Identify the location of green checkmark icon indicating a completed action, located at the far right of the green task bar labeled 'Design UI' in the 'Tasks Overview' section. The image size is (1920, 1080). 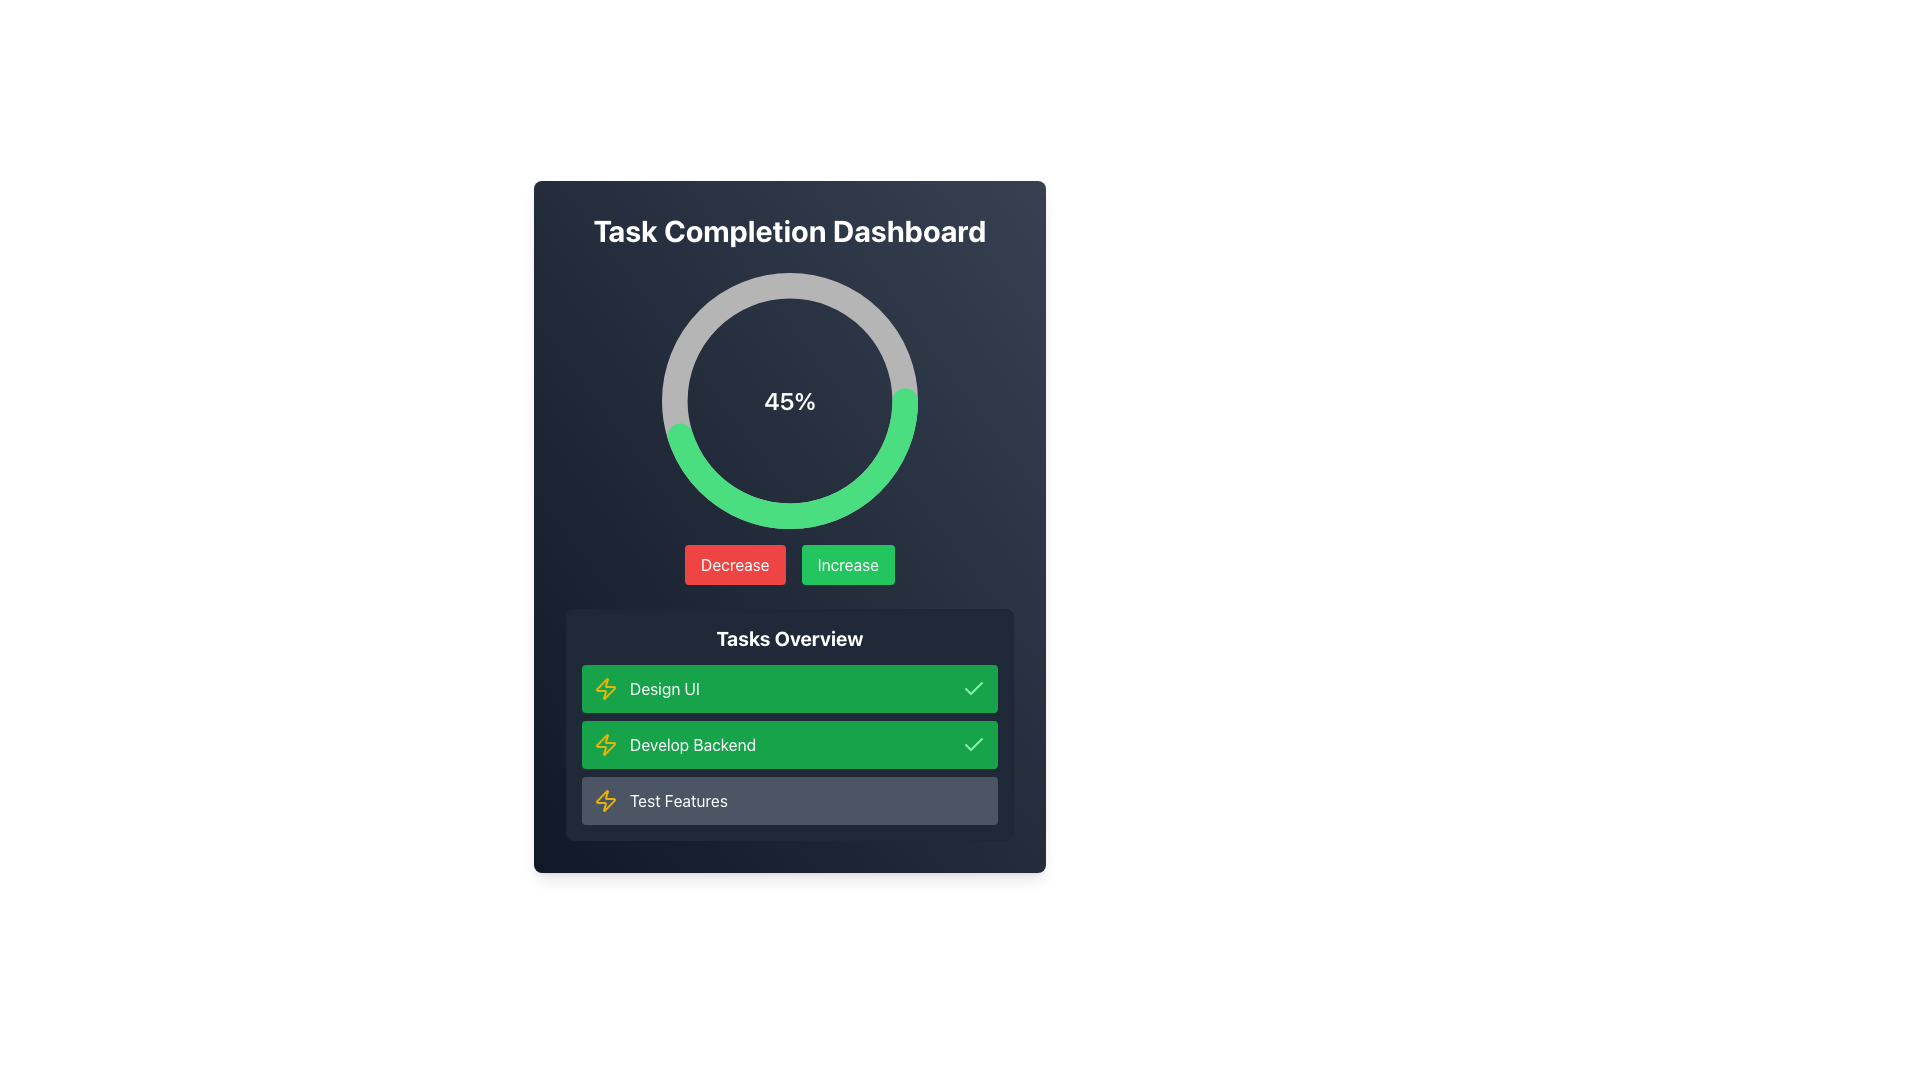
(974, 688).